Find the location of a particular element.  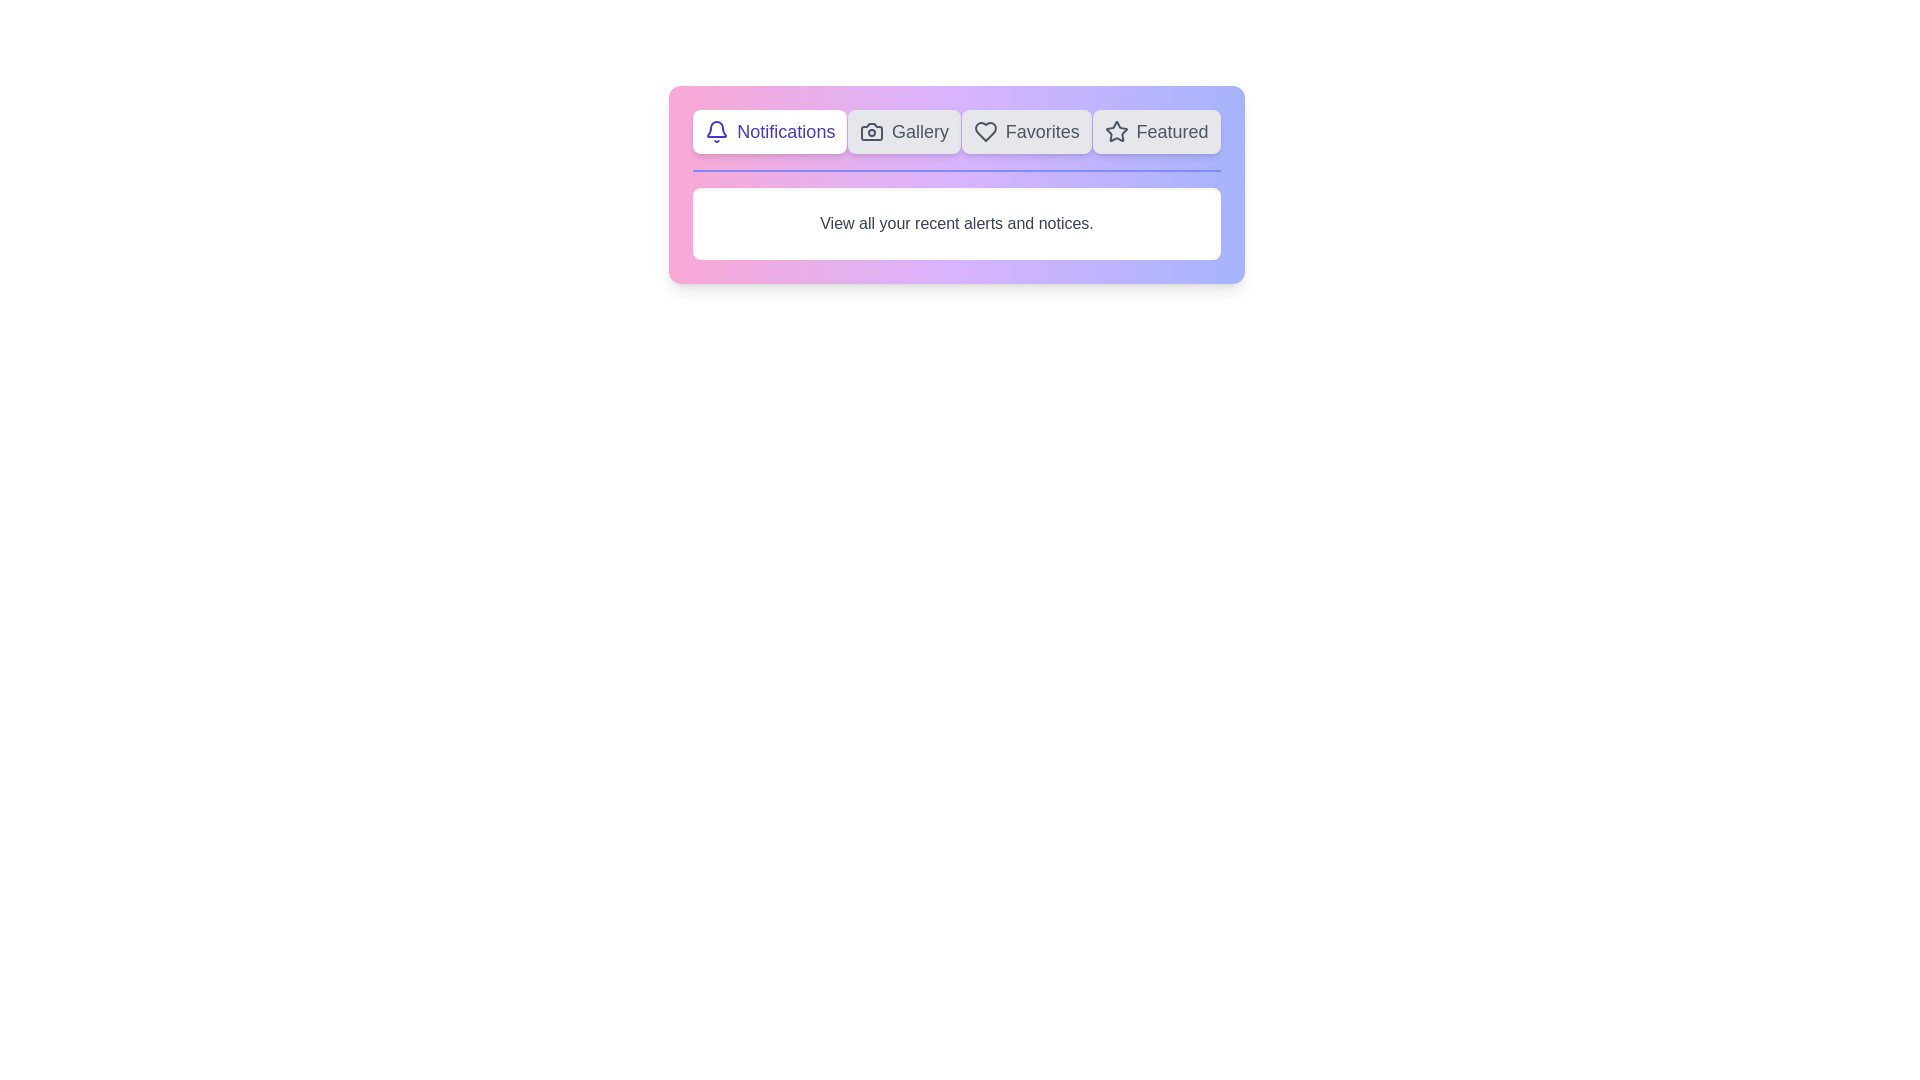

the Featured tab by clicking on its button is located at coordinates (1156, 131).